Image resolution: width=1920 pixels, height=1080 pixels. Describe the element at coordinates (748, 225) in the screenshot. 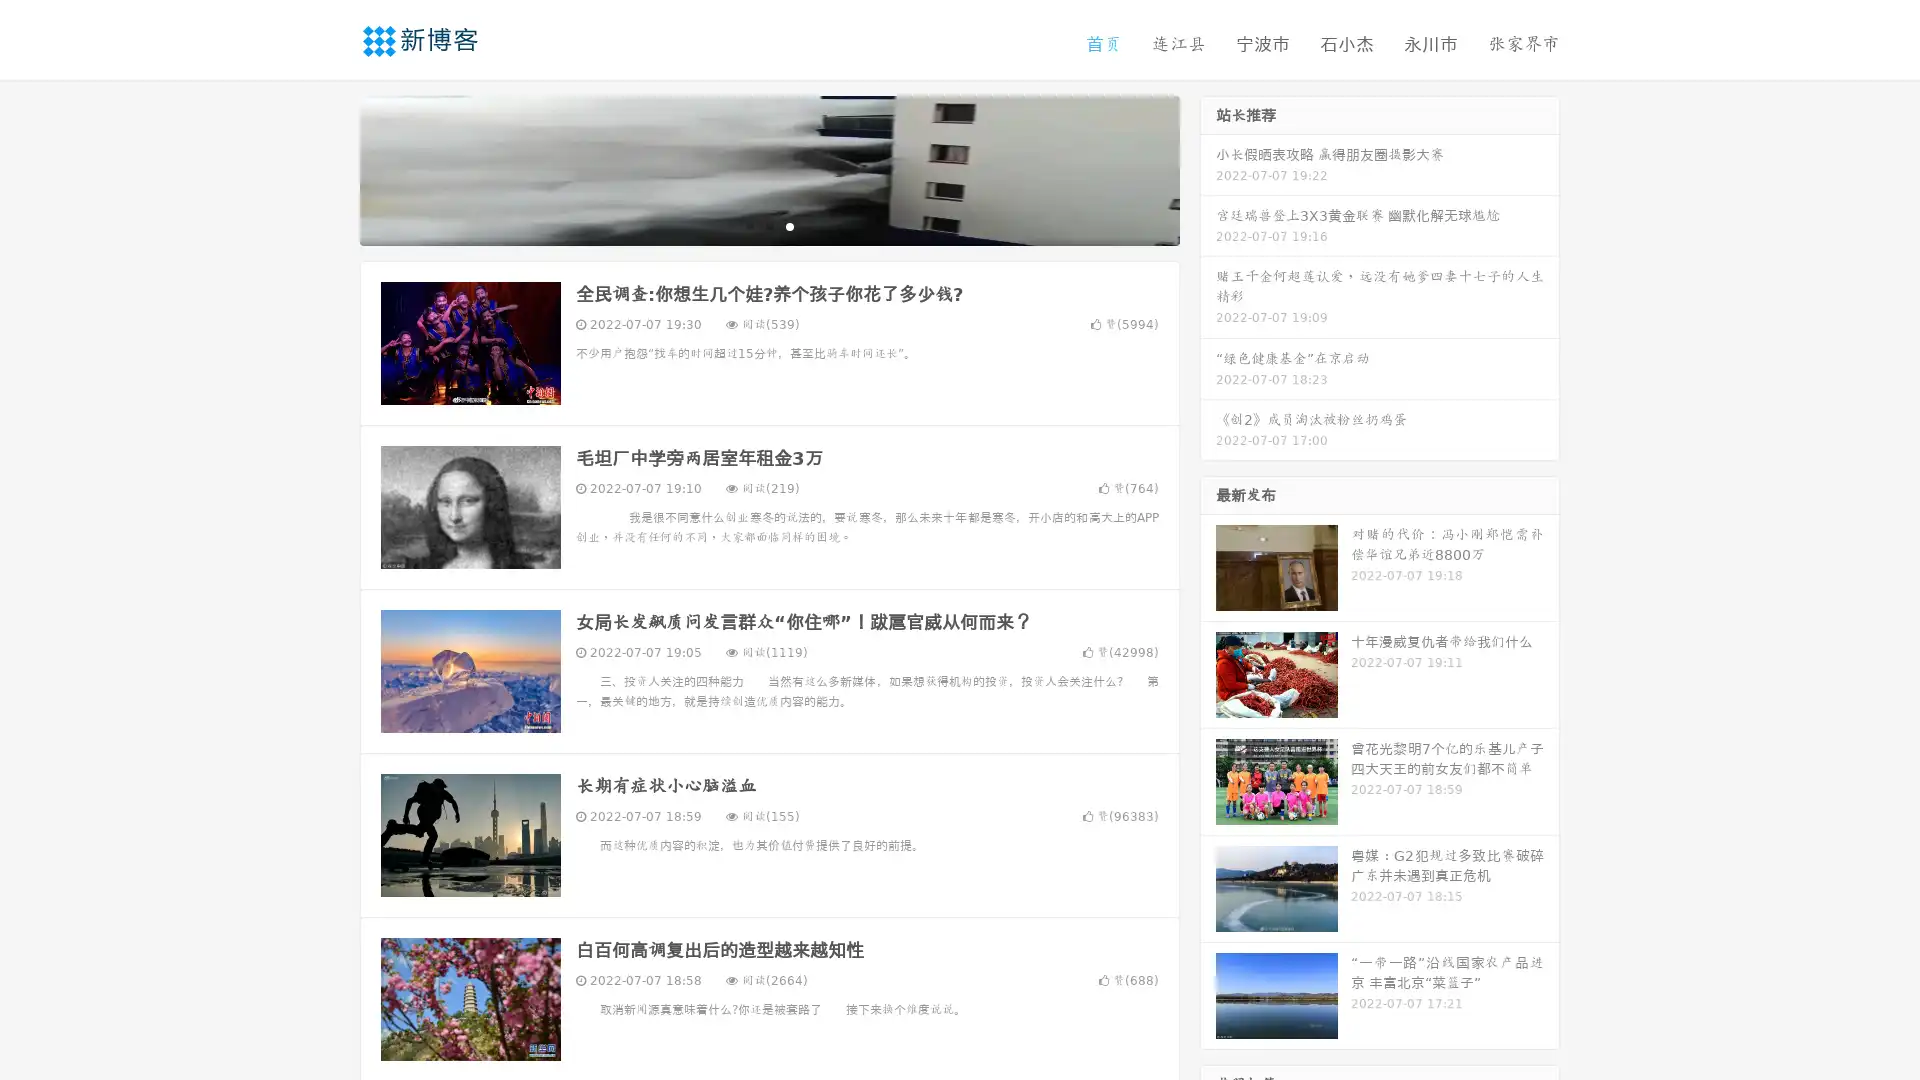

I see `Go to slide 1` at that location.